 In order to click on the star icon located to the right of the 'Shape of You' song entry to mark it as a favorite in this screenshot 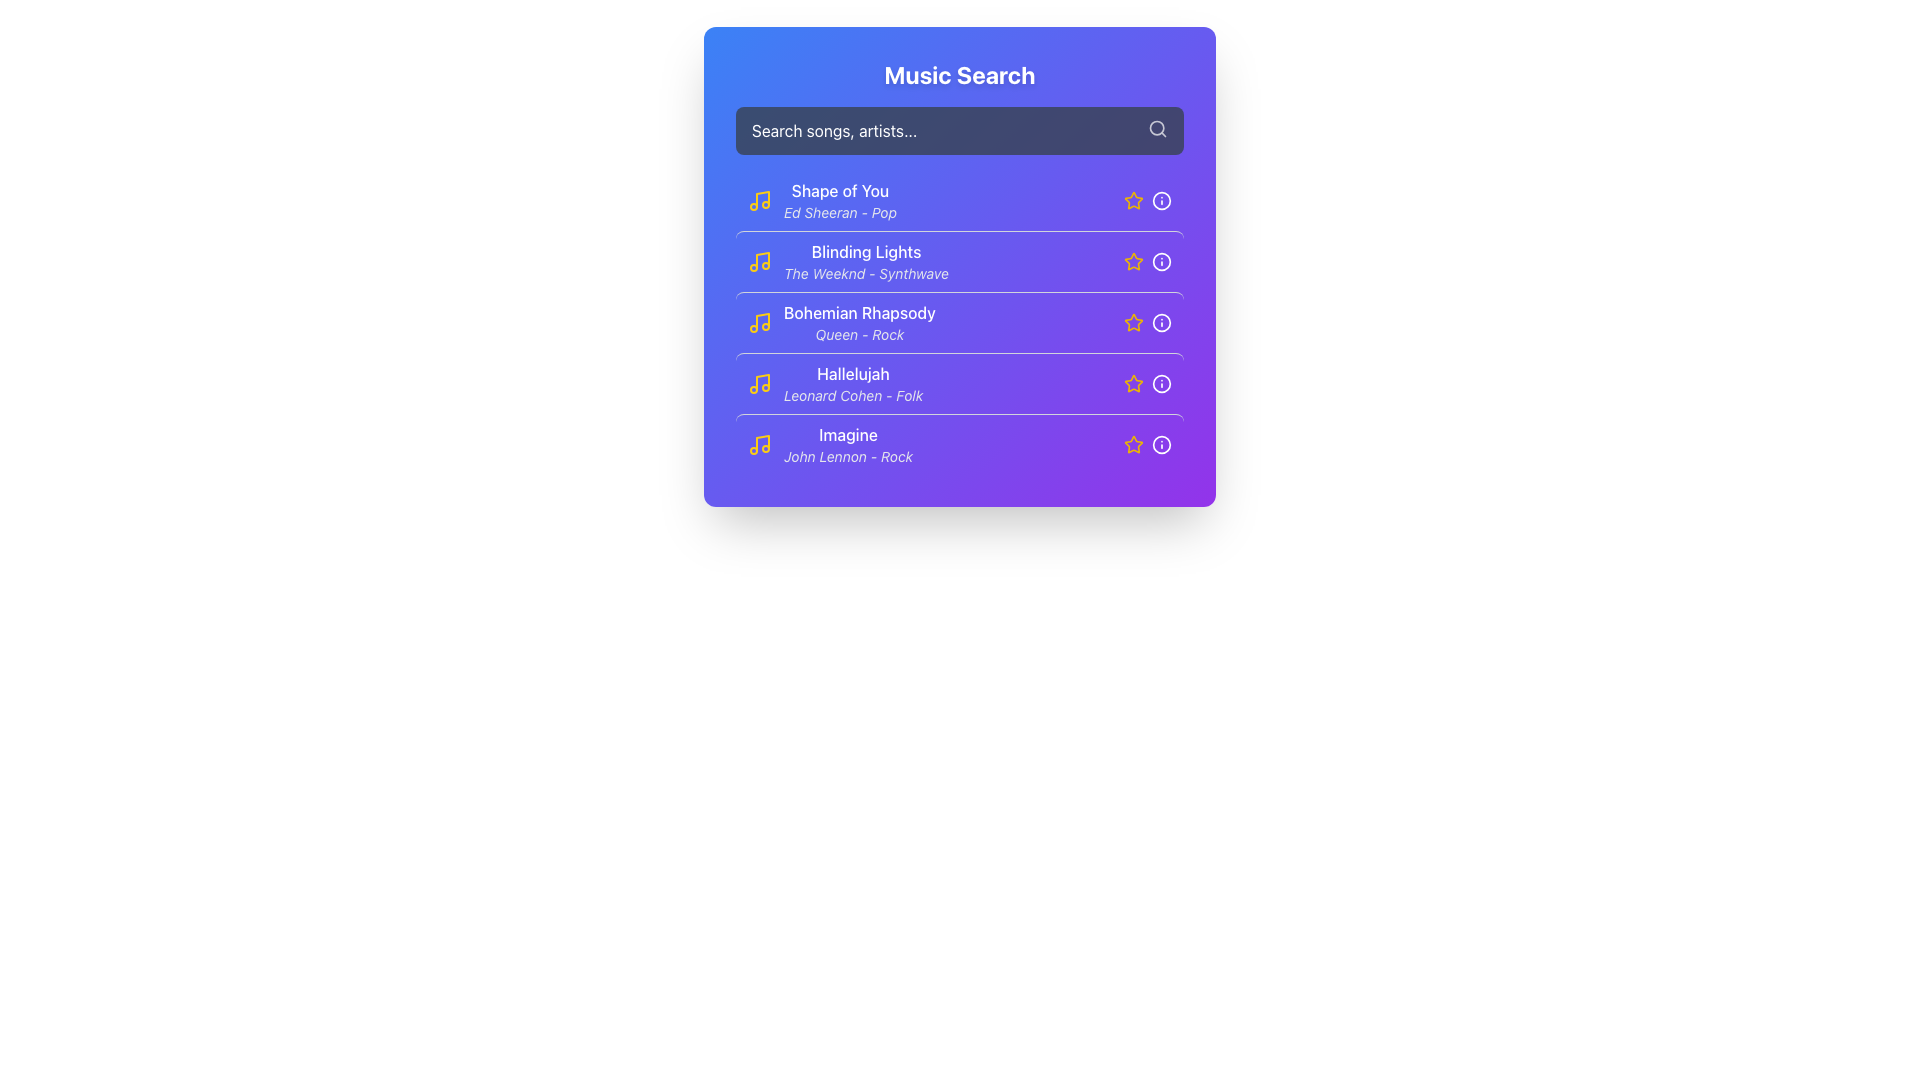, I will do `click(1132, 200)`.